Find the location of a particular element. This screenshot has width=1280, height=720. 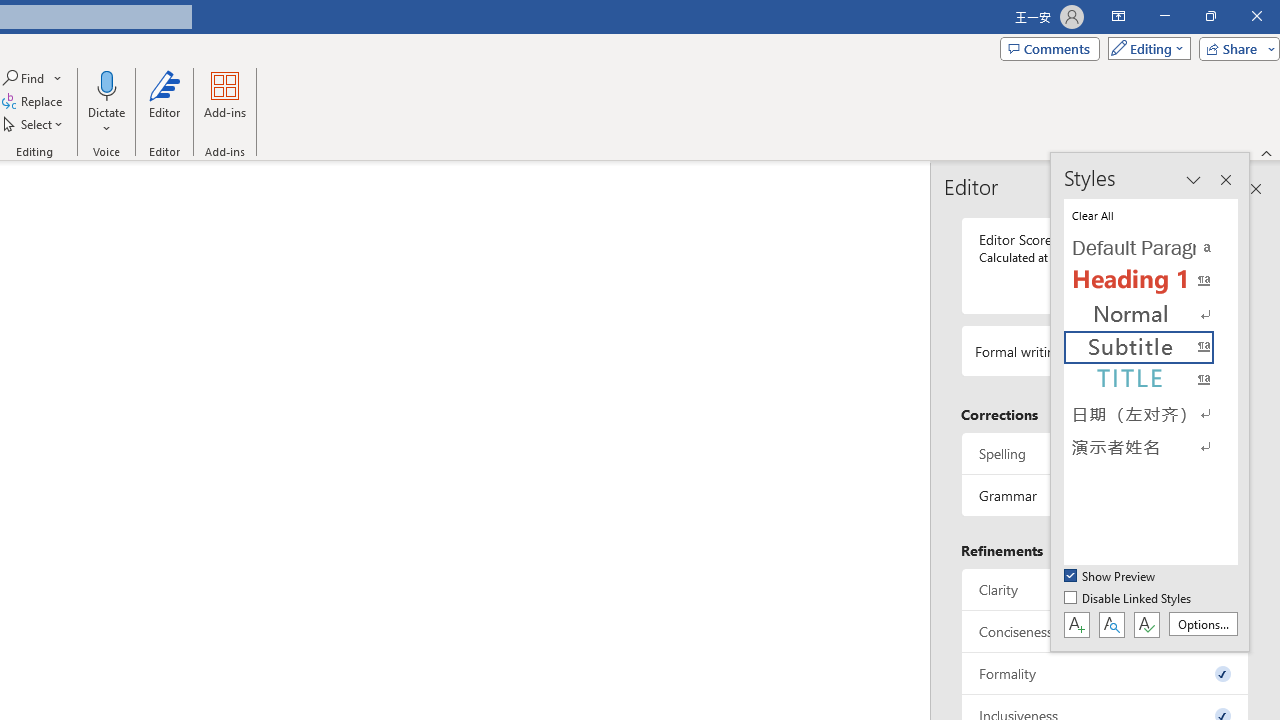

'Clear All' is located at coordinates (1150, 215).